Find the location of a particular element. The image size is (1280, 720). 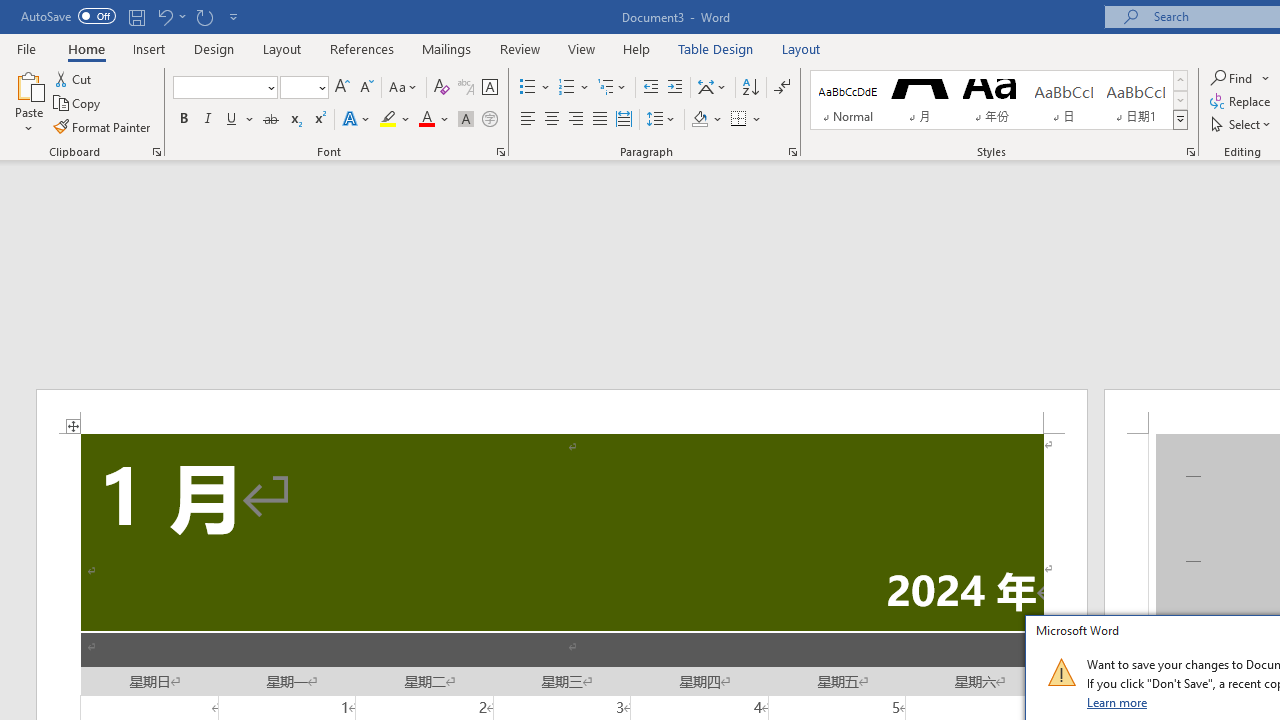

'More Options' is located at coordinates (1266, 77).